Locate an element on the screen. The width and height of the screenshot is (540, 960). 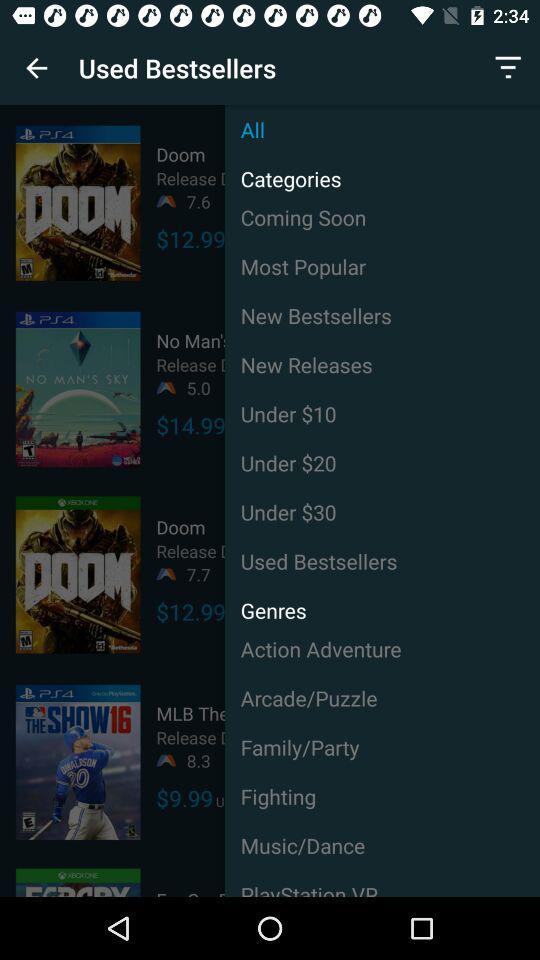
the icon above the family/party icon is located at coordinates (382, 698).